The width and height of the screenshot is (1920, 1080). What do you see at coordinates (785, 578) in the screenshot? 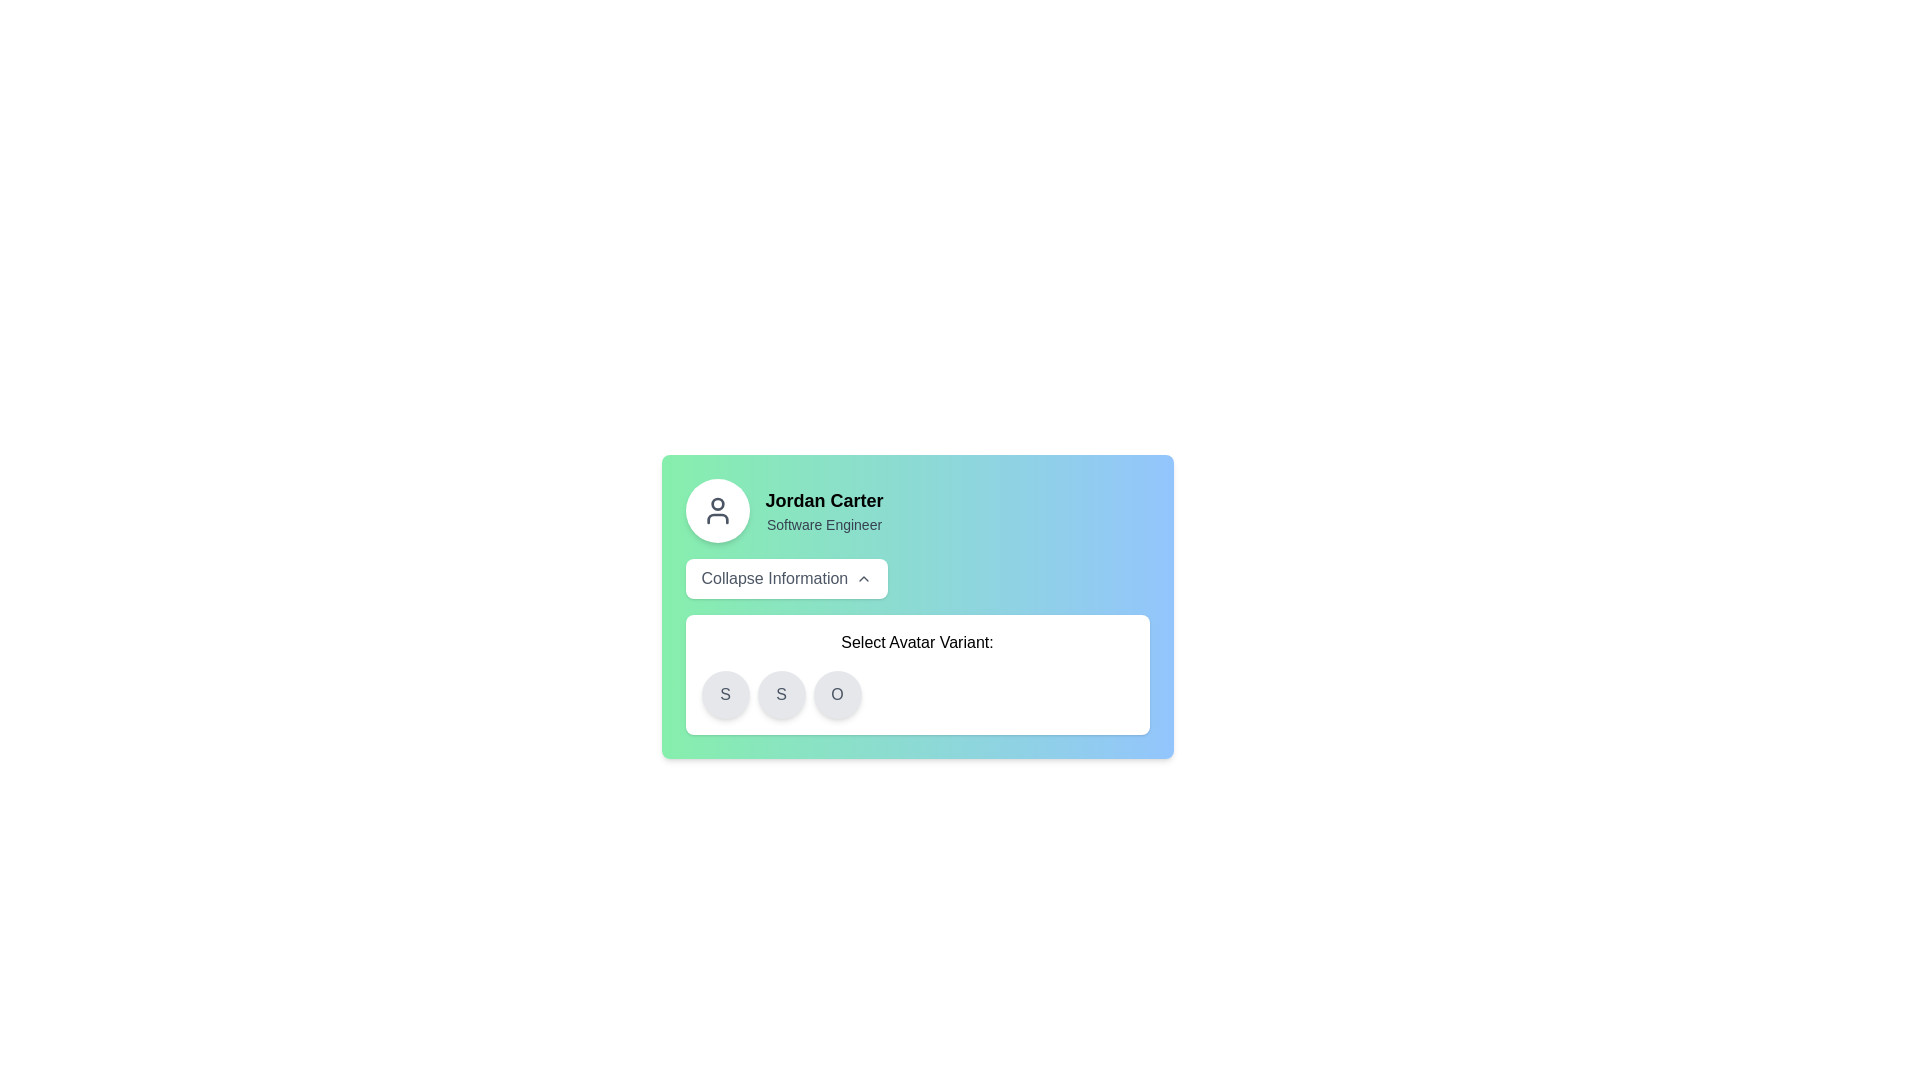
I see `the button below the header displaying 'Jordan Carter' and 'Software Engineer'` at bounding box center [785, 578].